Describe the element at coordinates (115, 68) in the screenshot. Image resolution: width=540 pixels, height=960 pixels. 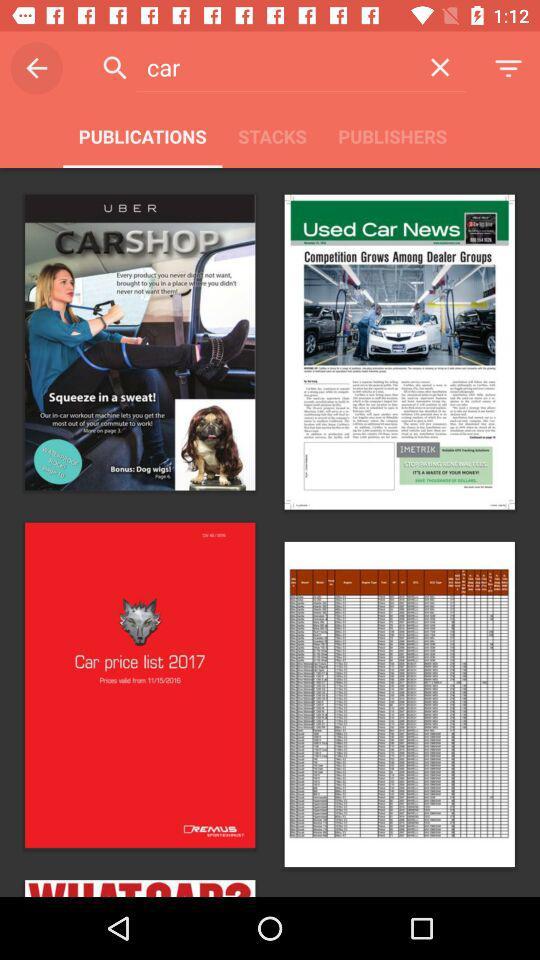
I see `the search button` at that location.